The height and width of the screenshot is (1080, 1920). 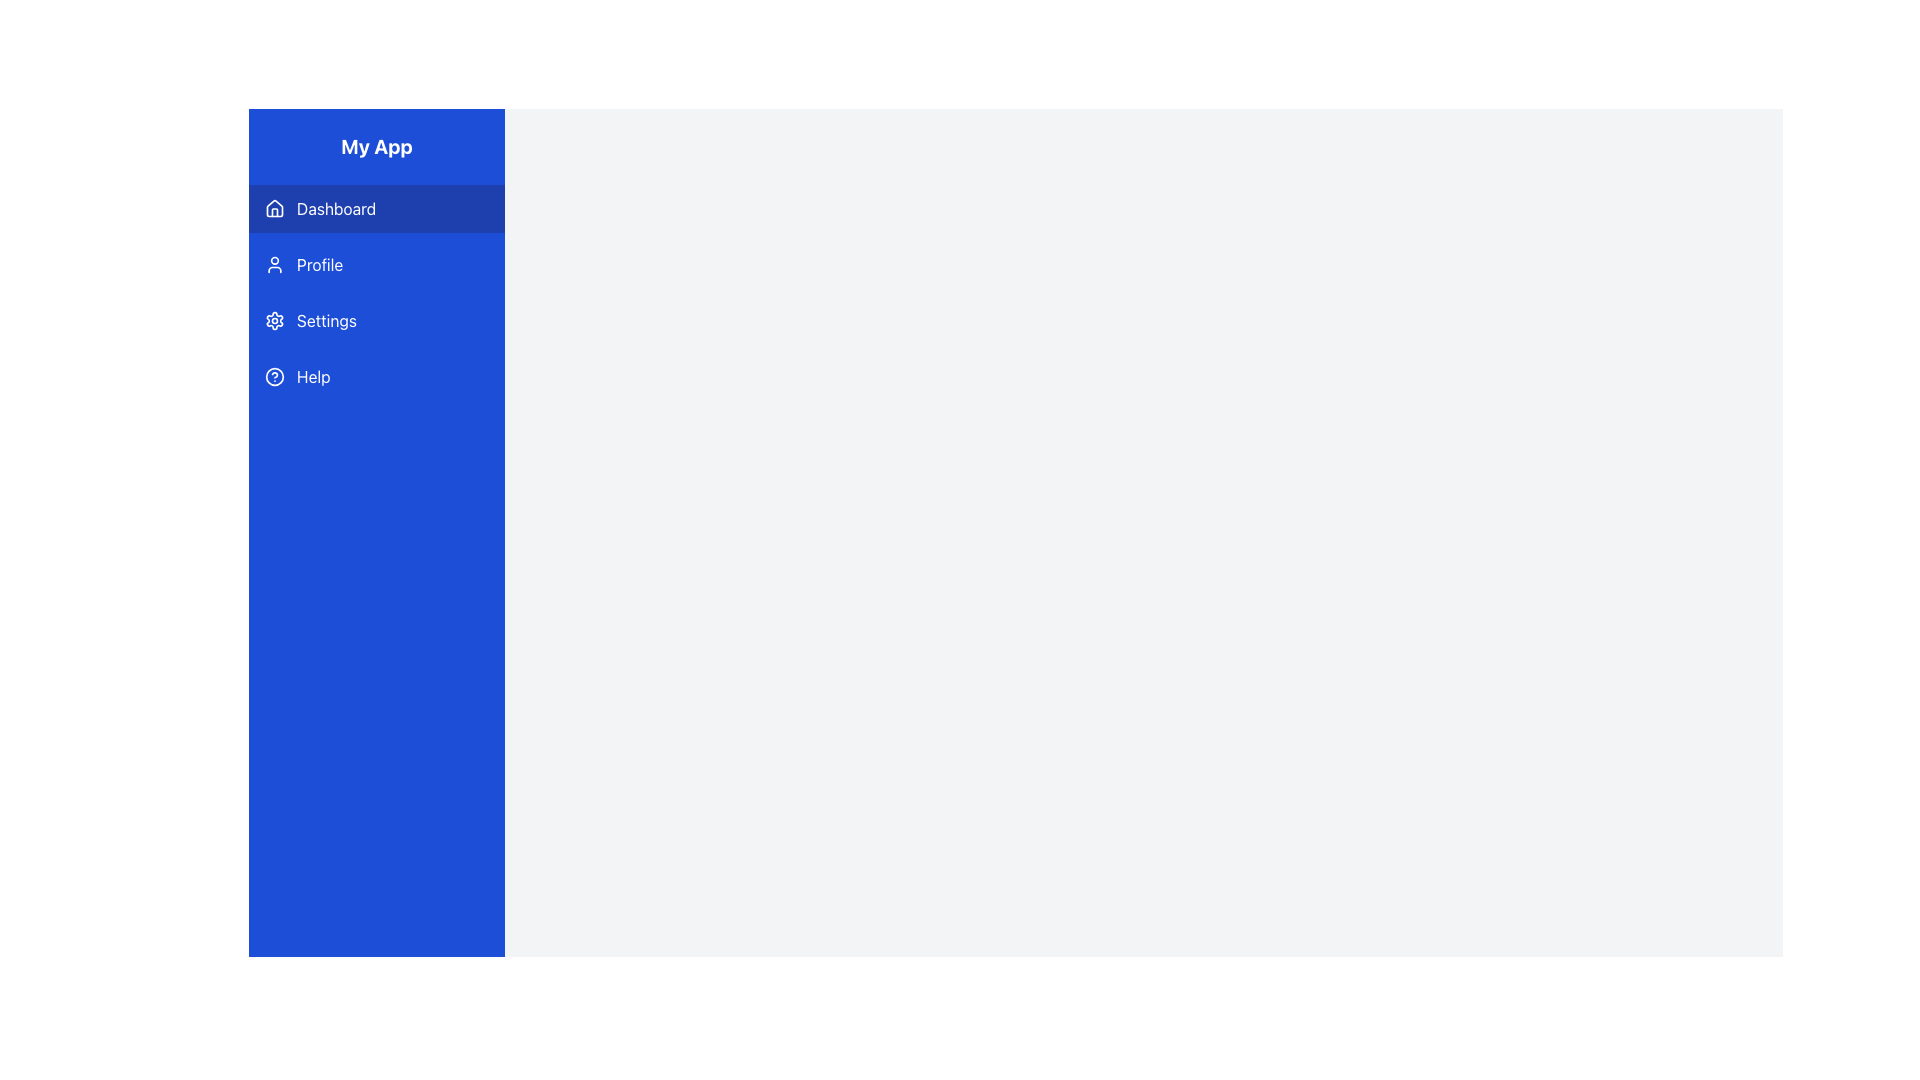 I want to click on the user avatar icon in the vertical navigation sidebar, so click(x=273, y=264).